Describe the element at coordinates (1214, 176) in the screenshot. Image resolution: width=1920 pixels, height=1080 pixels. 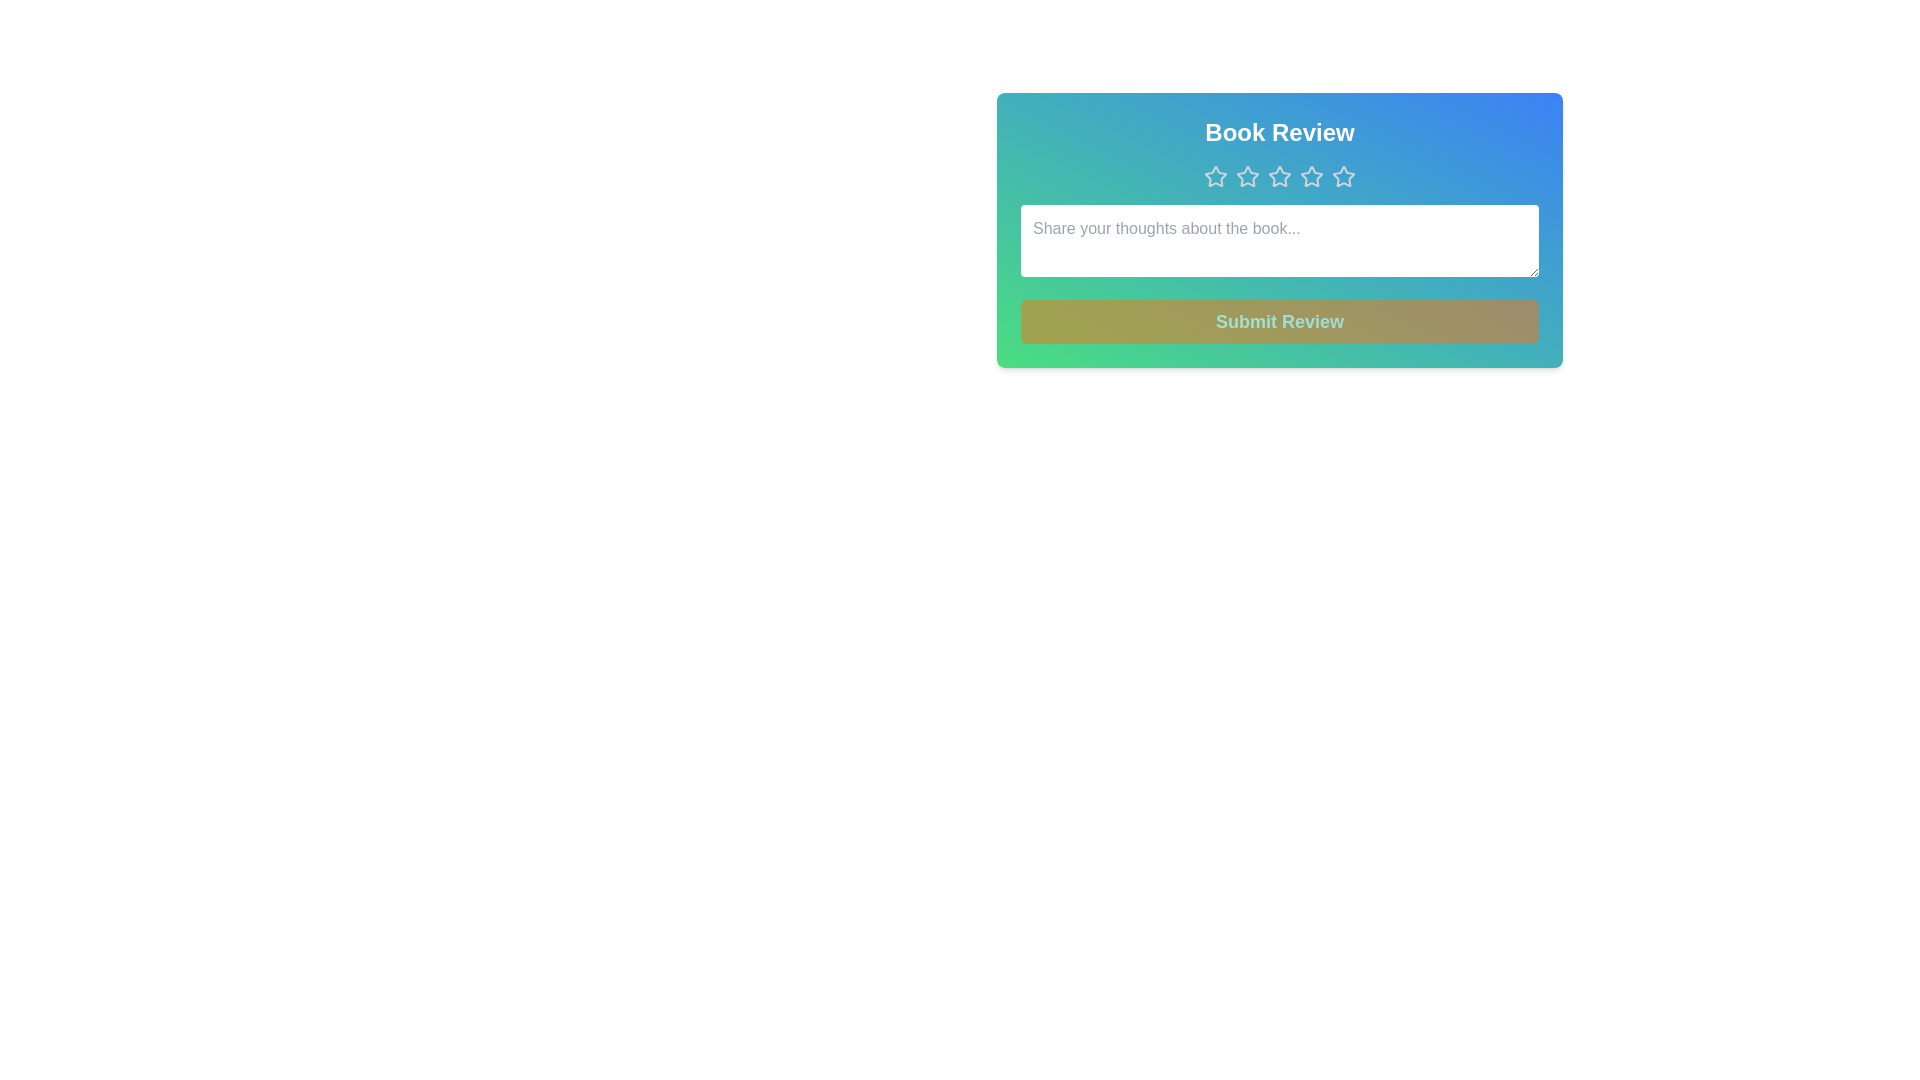
I see `the star corresponding to the rating 1` at that location.